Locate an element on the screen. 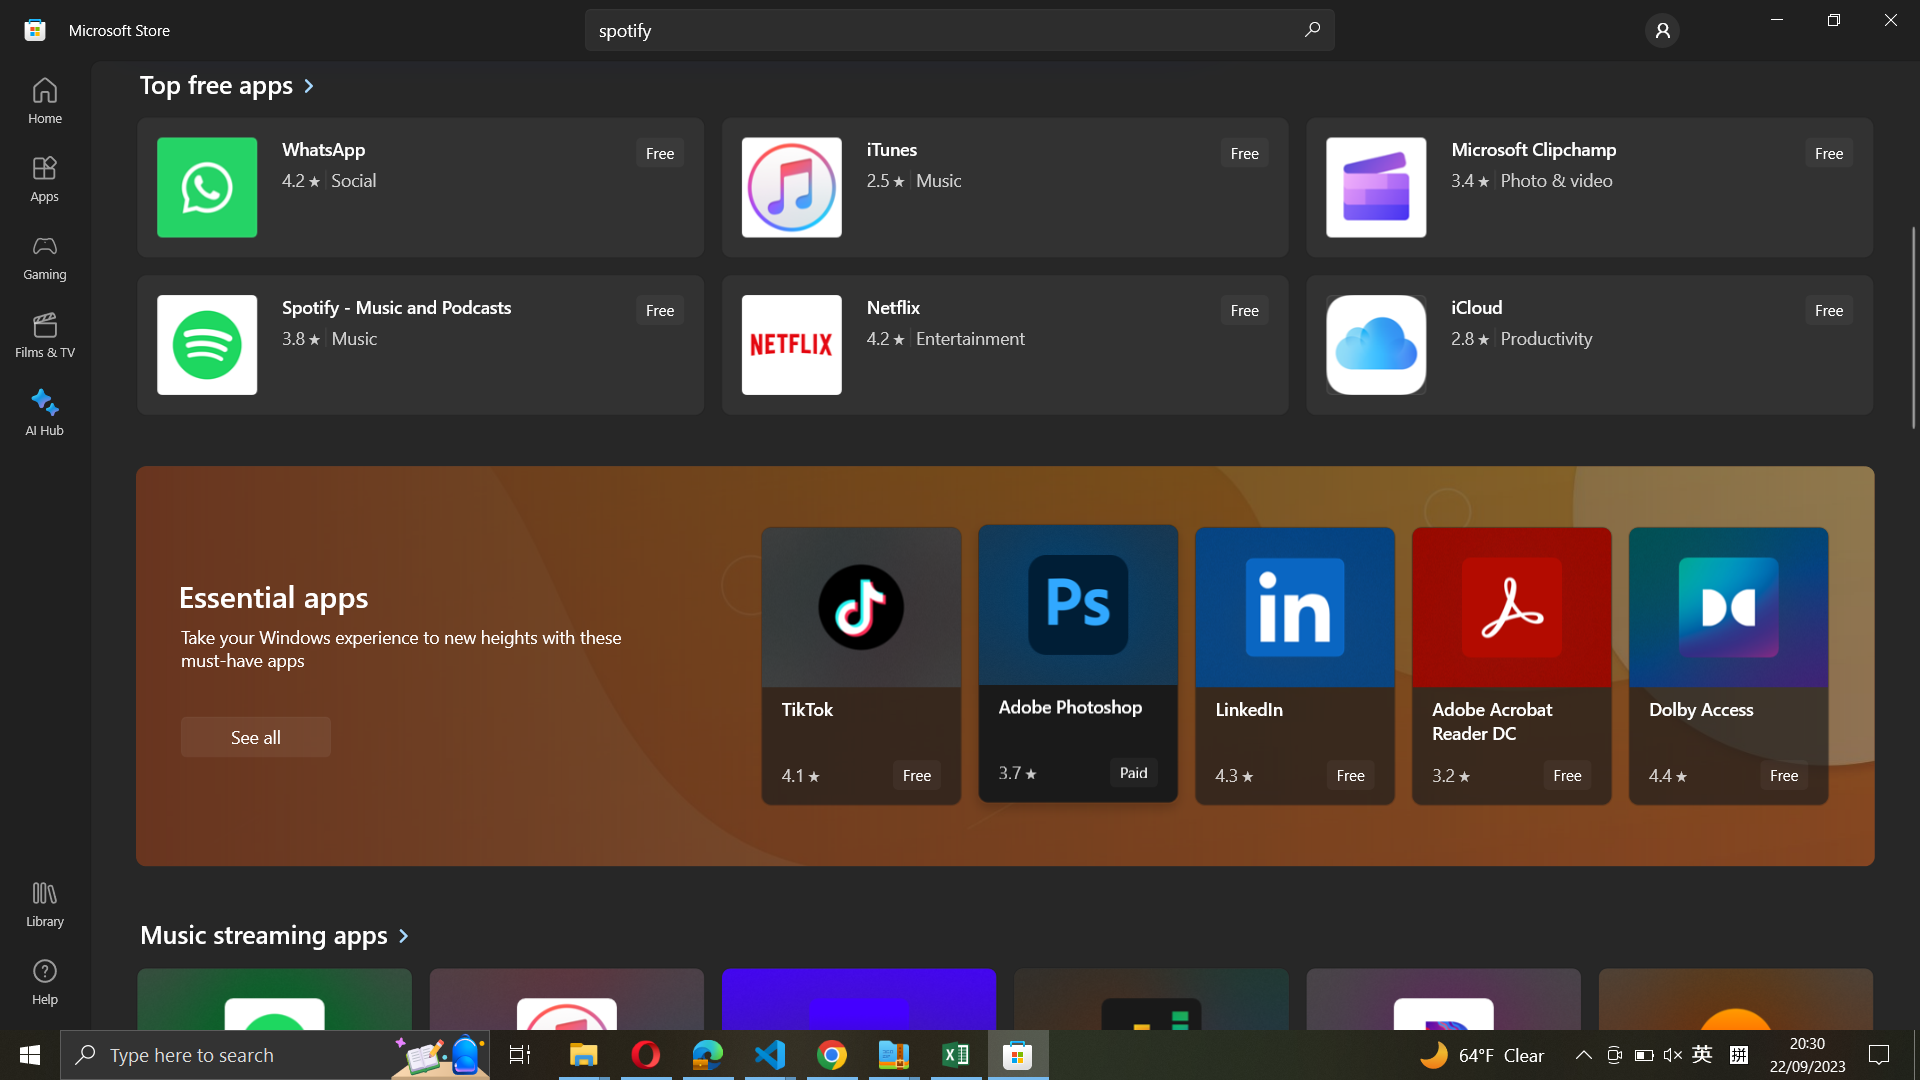 This screenshot has width=1920, height=1080. See profile" of user is located at coordinates (1662, 29).